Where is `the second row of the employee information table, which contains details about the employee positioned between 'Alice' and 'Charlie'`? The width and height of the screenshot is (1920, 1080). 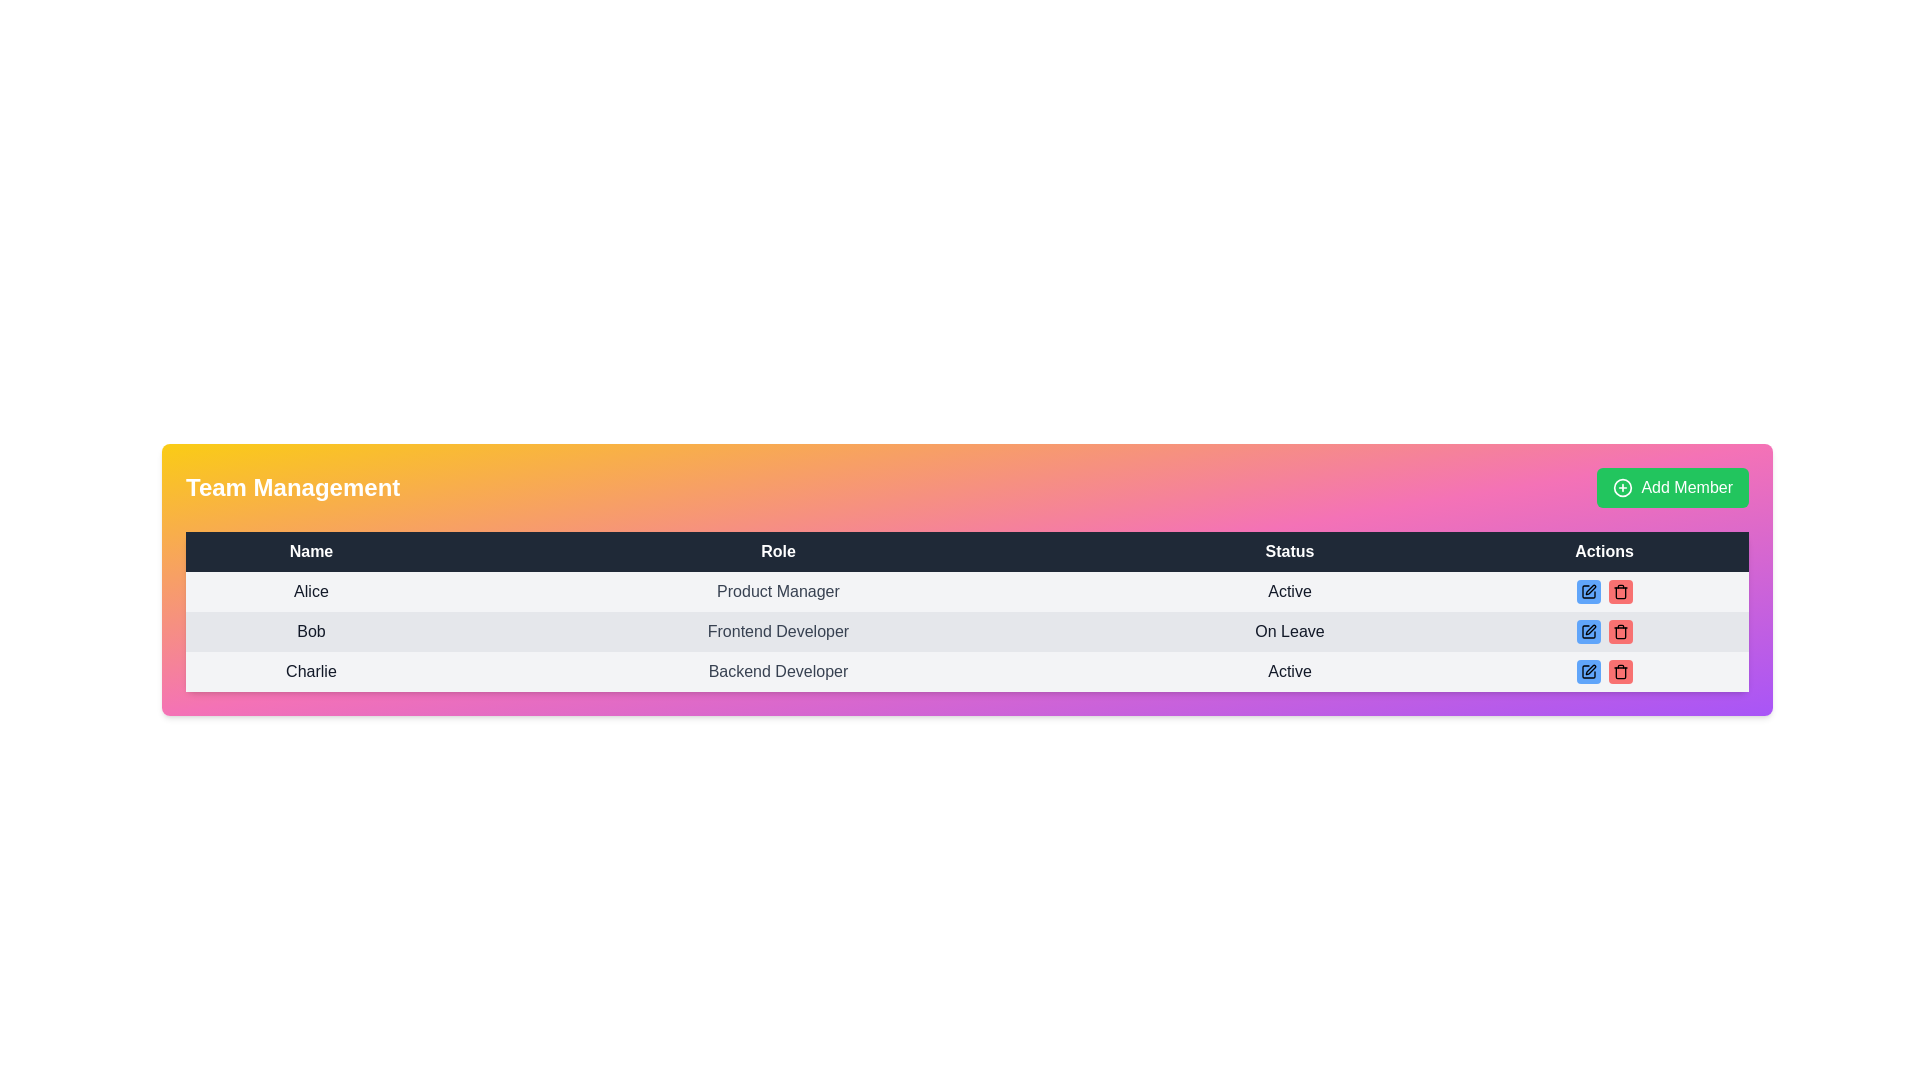 the second row of the employee information table, which contains details about the employee positioned between 'Alice' and 'Charlie' is located at coordinates (967, 632).